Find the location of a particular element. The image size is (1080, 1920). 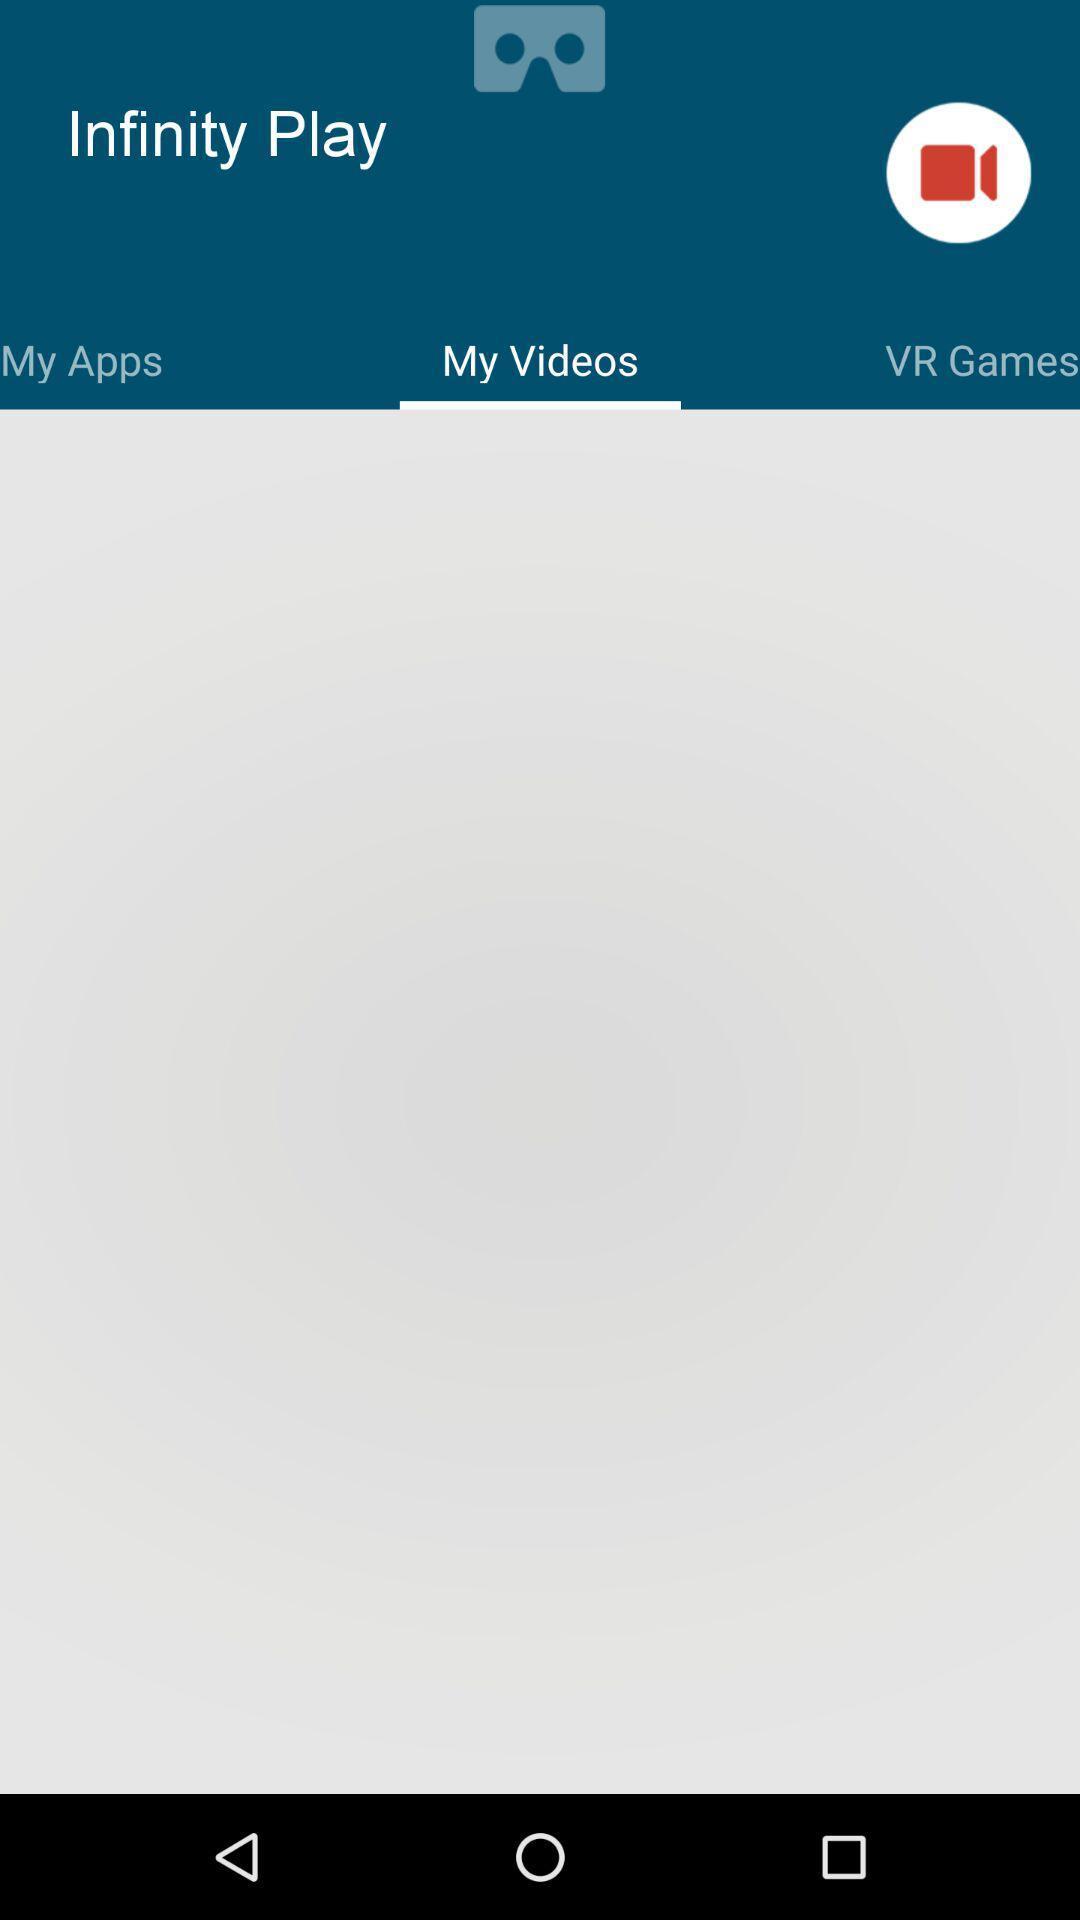

record screen is located at coordinates (538, 46).